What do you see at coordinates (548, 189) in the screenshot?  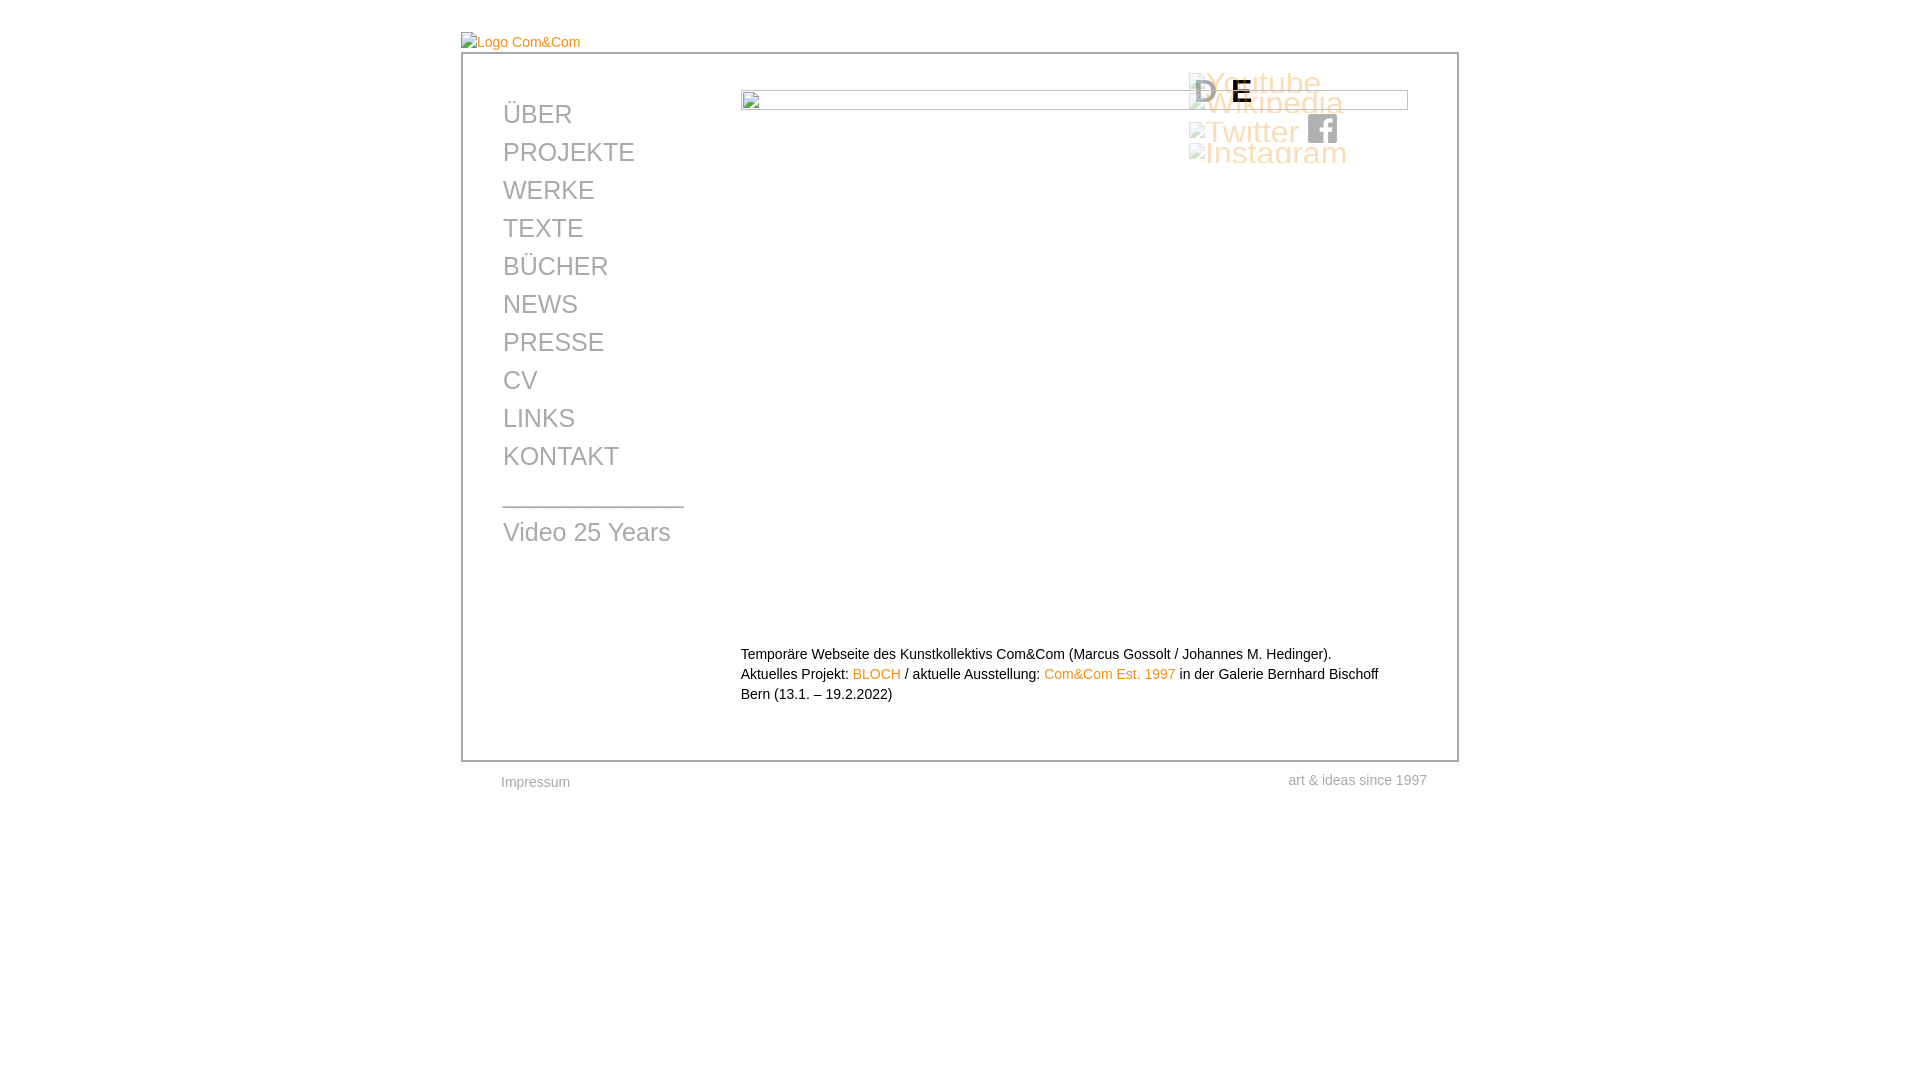 I see `'WERKE'` at bounding box center [548, 189].